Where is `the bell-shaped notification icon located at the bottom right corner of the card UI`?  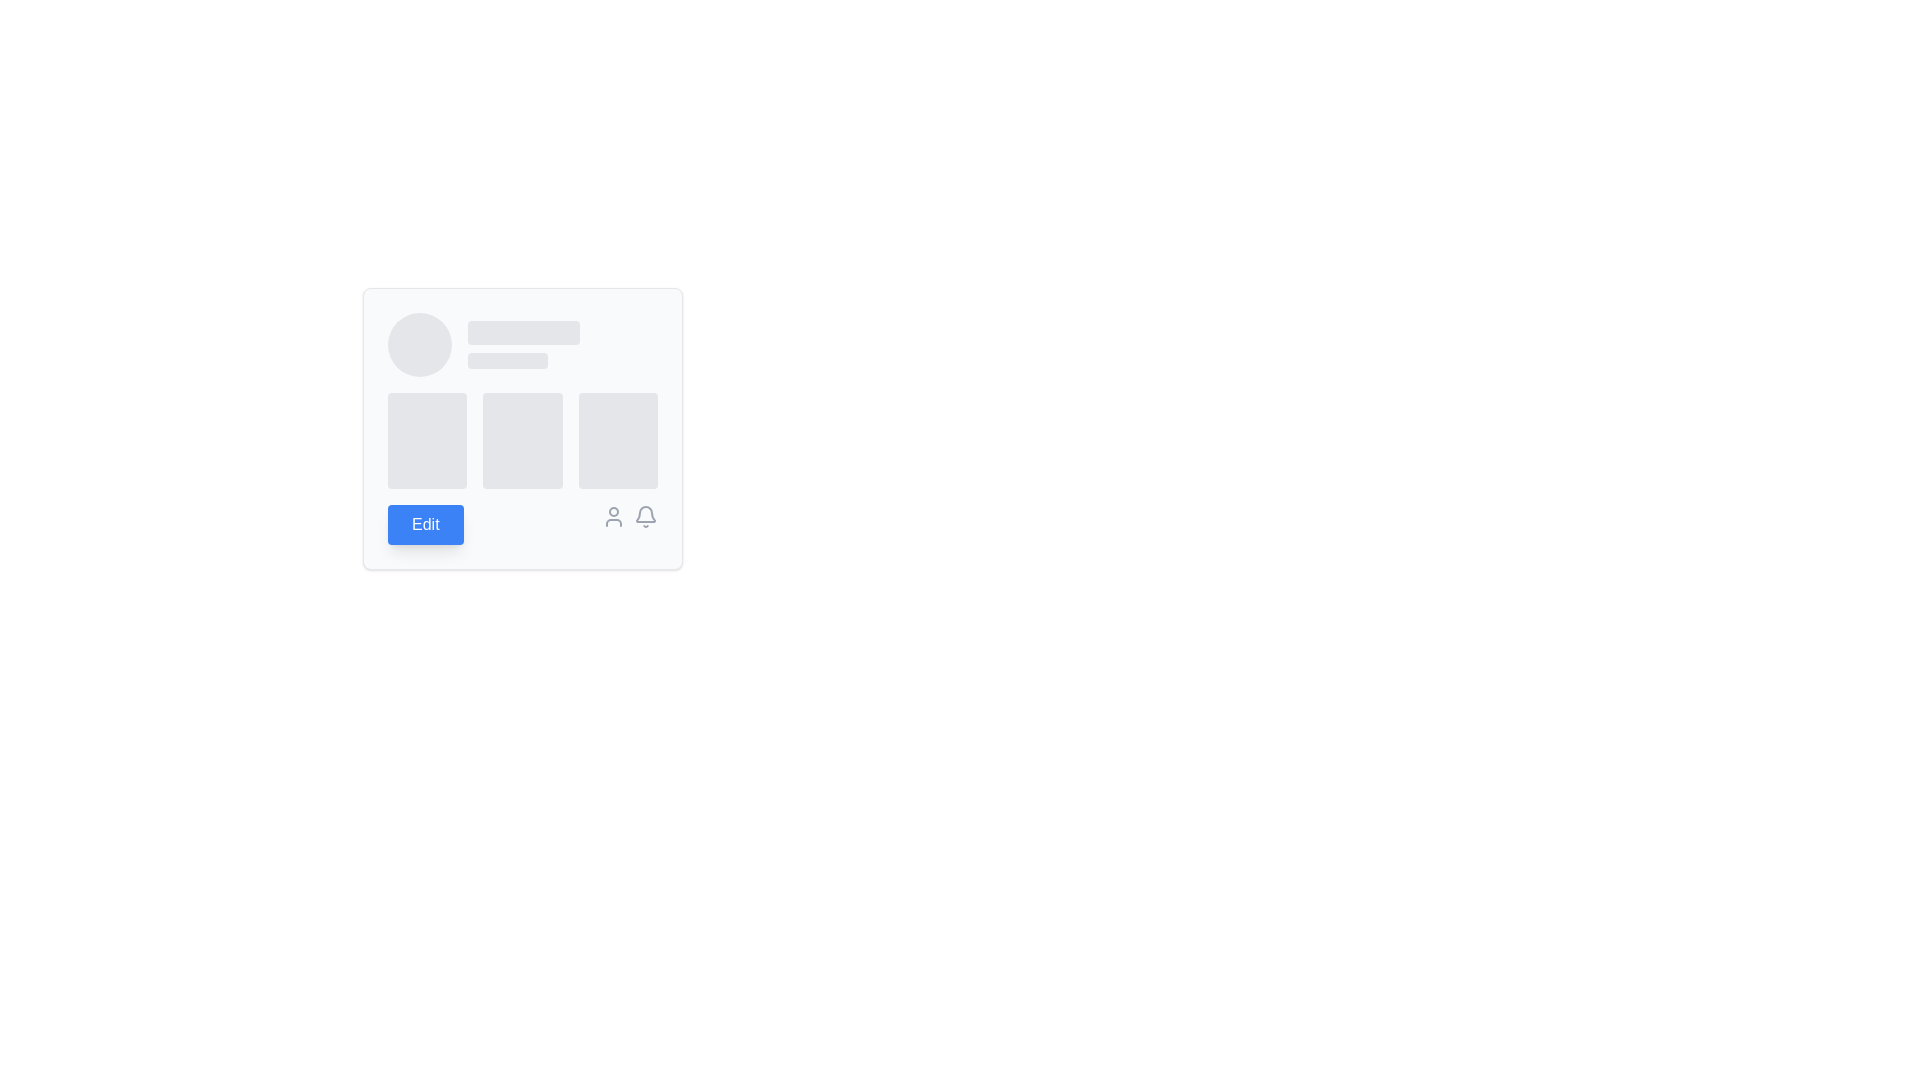 the bell-shaped notification icon located at the bottom right corner of the card UI is located at coordinates (646, 513).